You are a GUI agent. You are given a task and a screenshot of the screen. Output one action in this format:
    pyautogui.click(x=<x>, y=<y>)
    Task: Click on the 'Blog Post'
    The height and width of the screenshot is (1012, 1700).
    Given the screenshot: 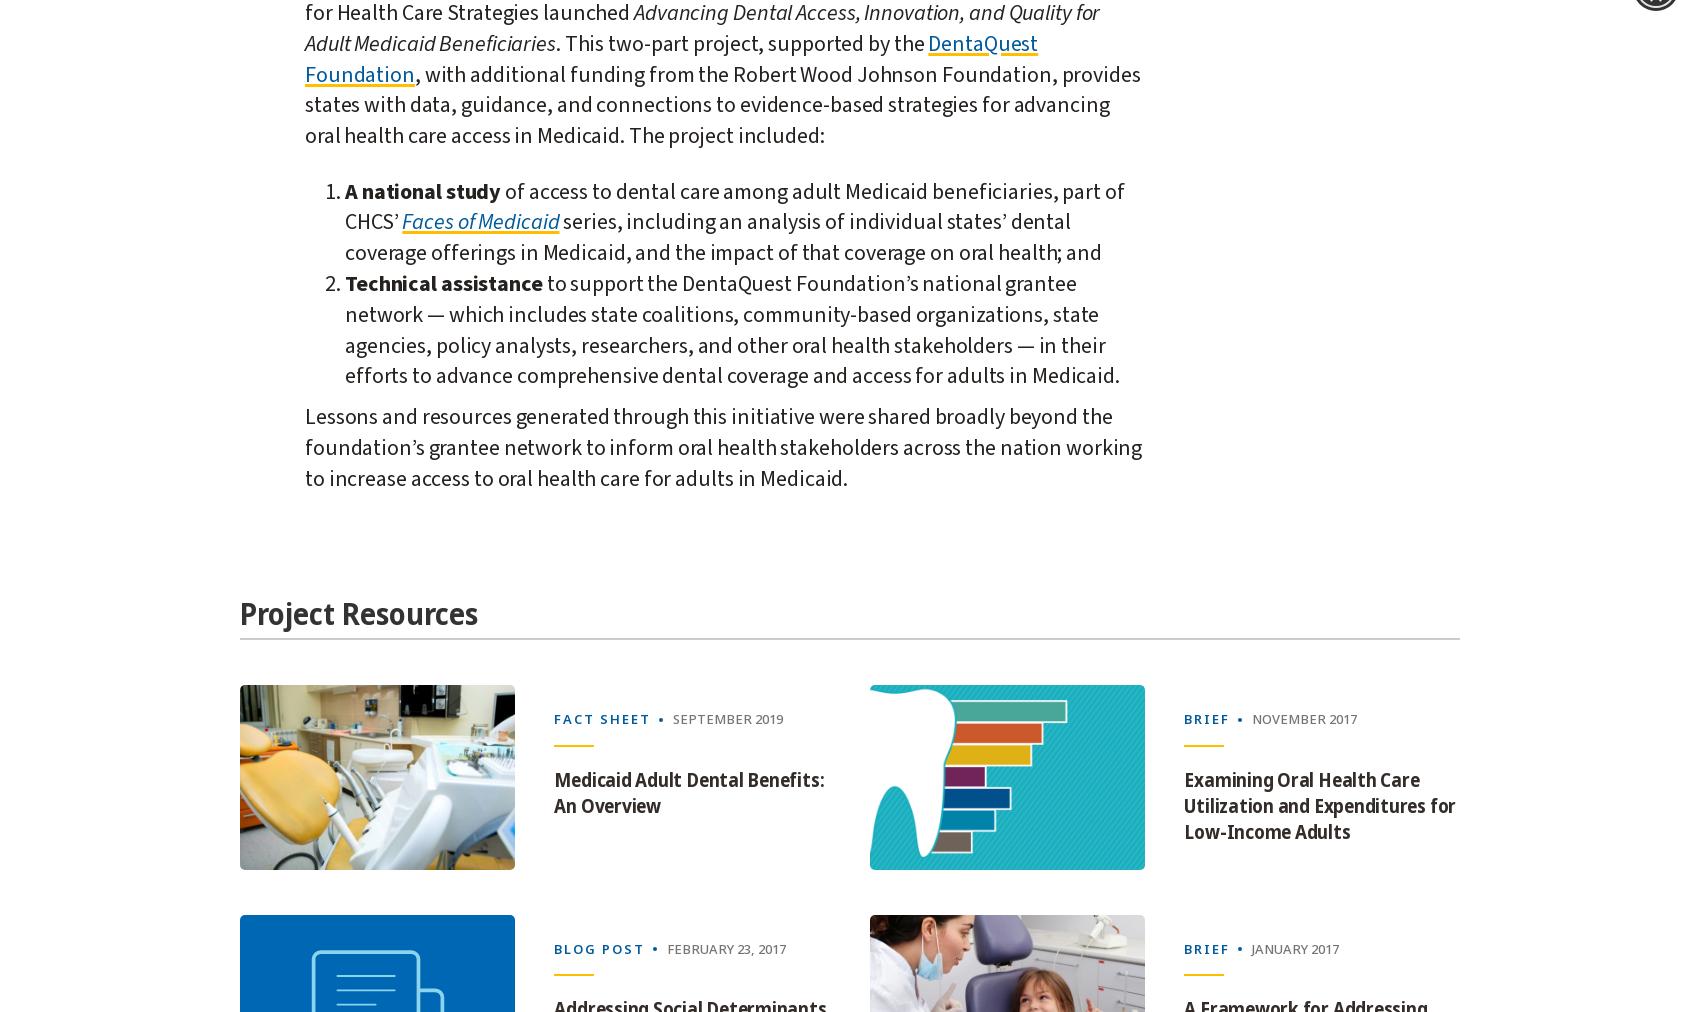 What is the action you would take?
    pyautogui.click(x=553, y=948)
    